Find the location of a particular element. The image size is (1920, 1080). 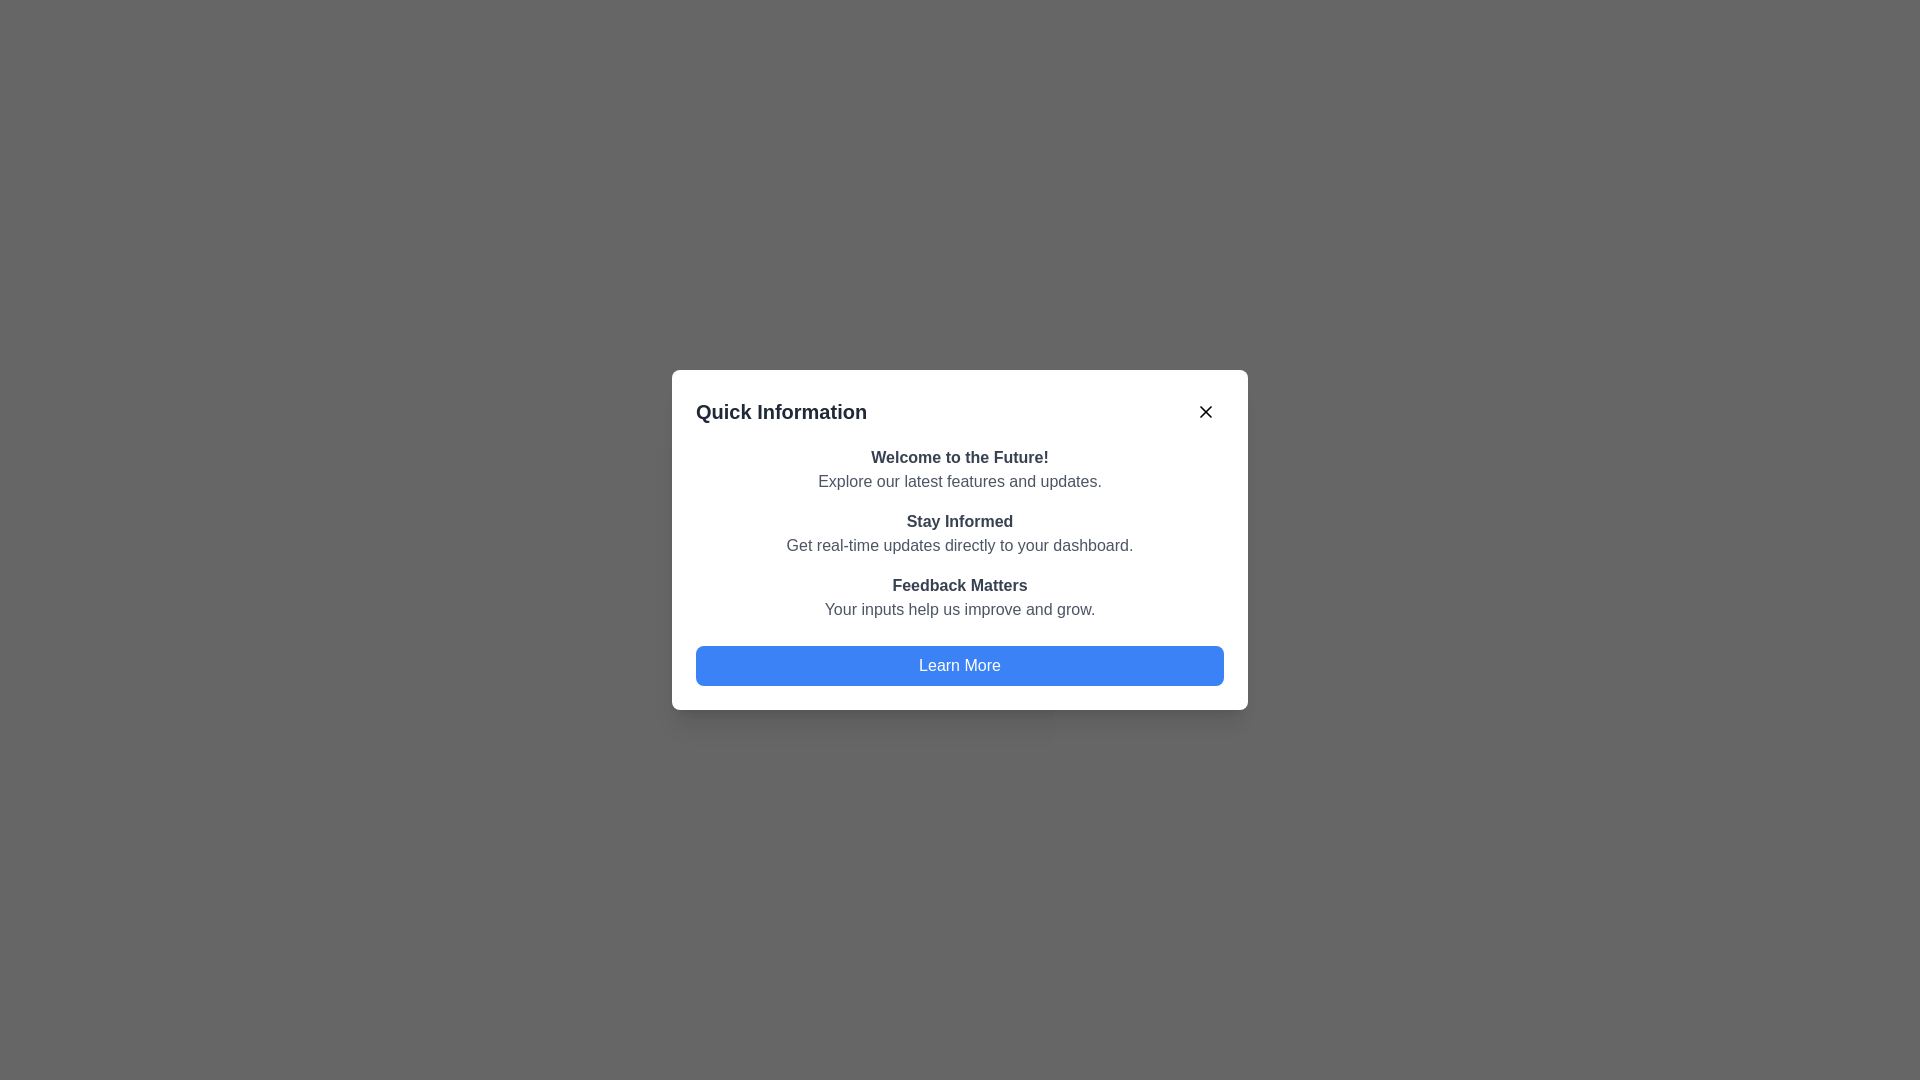

the close button located in the top-right corner of the modal dialog is located at coordinates (1204, 411).